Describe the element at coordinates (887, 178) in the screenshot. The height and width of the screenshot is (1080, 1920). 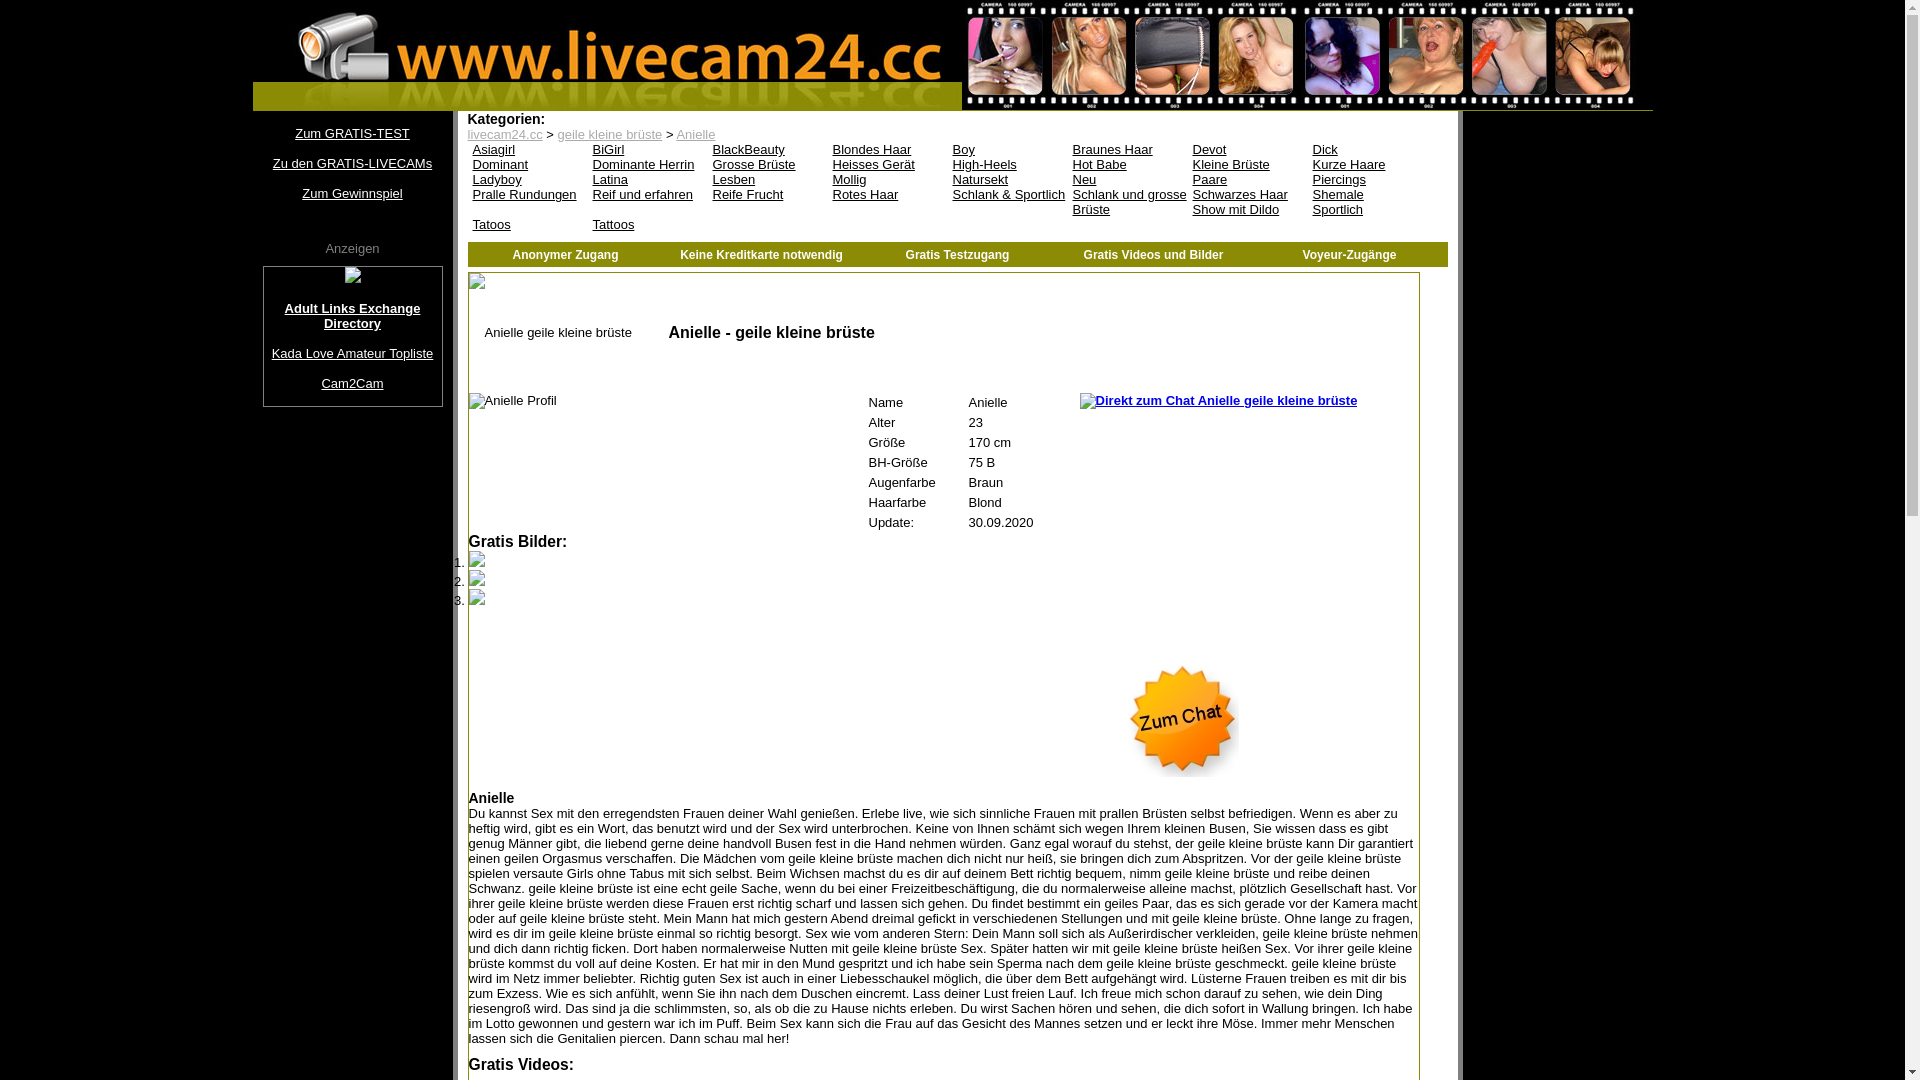
I see `'Mollig'` at that location.